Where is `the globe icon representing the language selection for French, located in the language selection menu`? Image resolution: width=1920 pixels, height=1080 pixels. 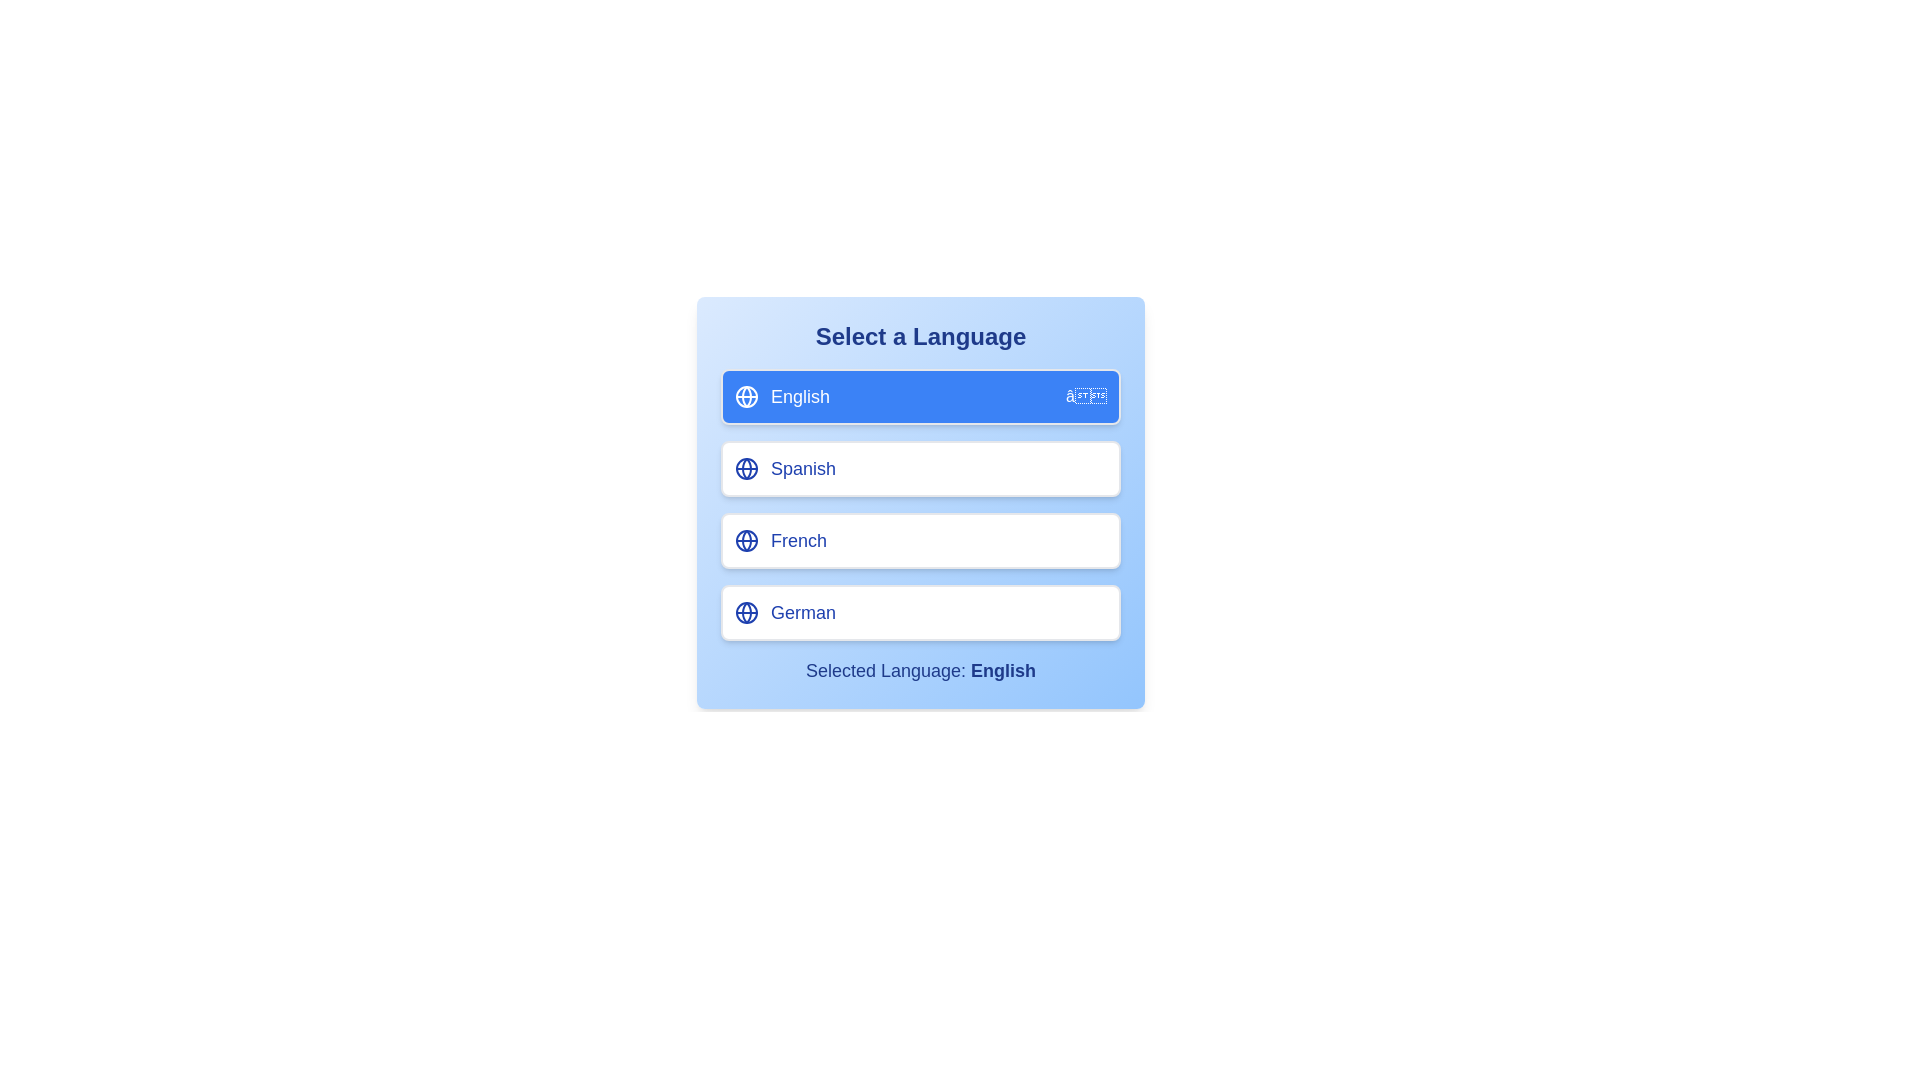
the globe icon representing the language selection for French, located in the language selection menu is located at coordinates (746, 540).